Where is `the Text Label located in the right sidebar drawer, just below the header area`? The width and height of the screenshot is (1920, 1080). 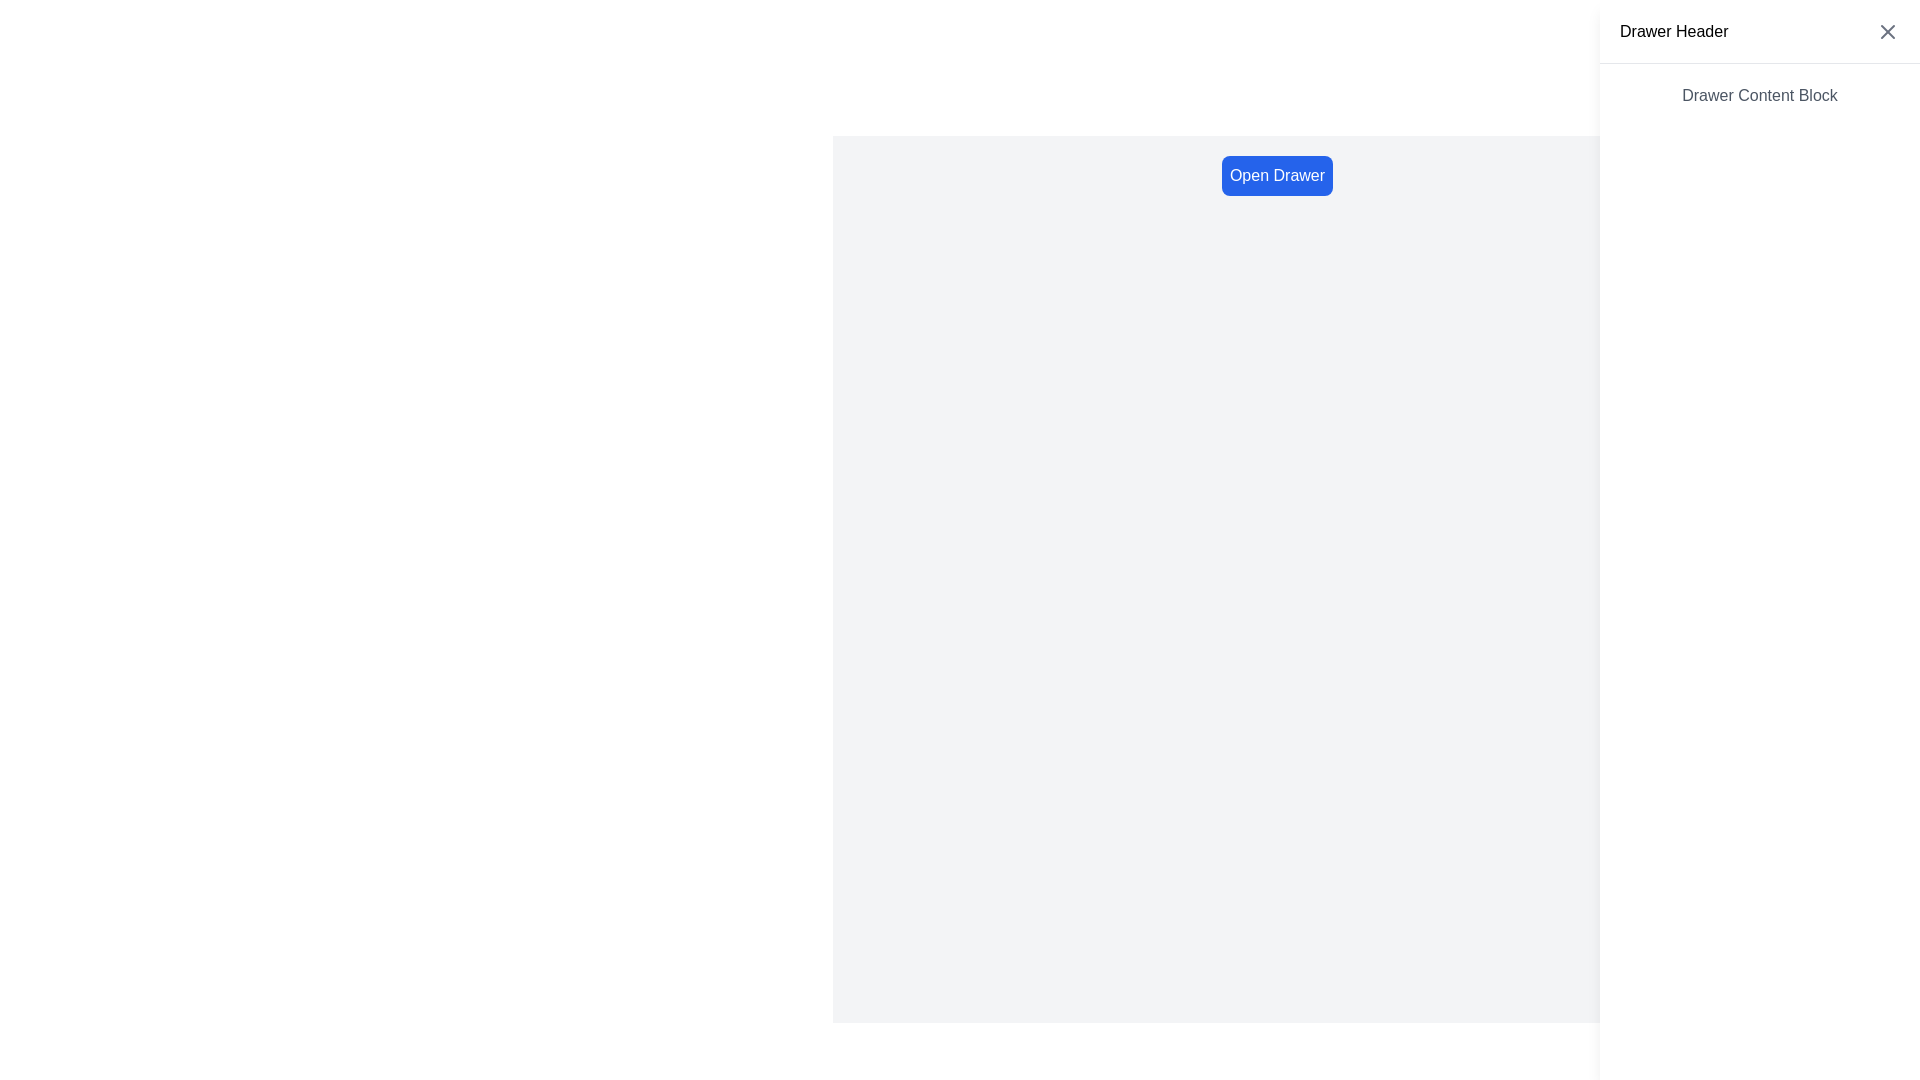
the Text Label located in the right sidebar drawer, just below the header area is located at coordinates (1760, 96).